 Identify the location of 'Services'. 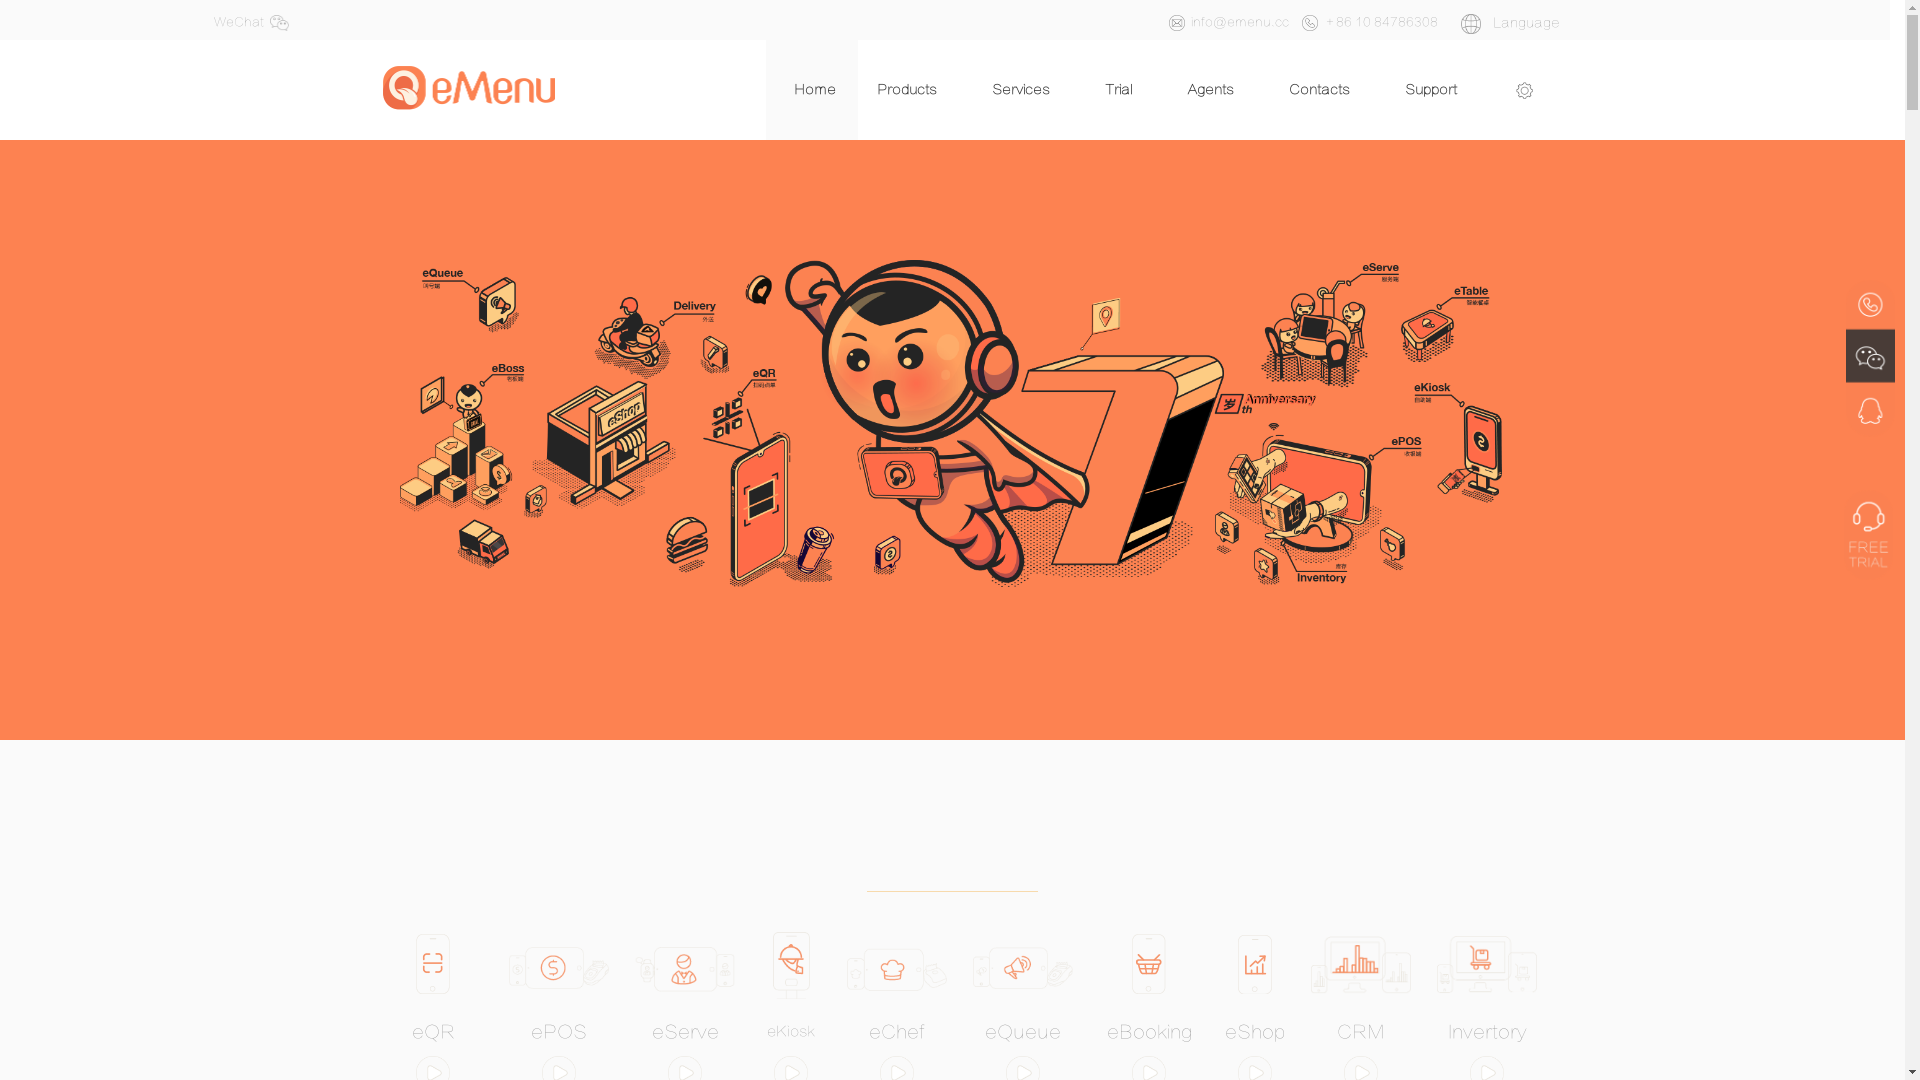
(1021, 88).